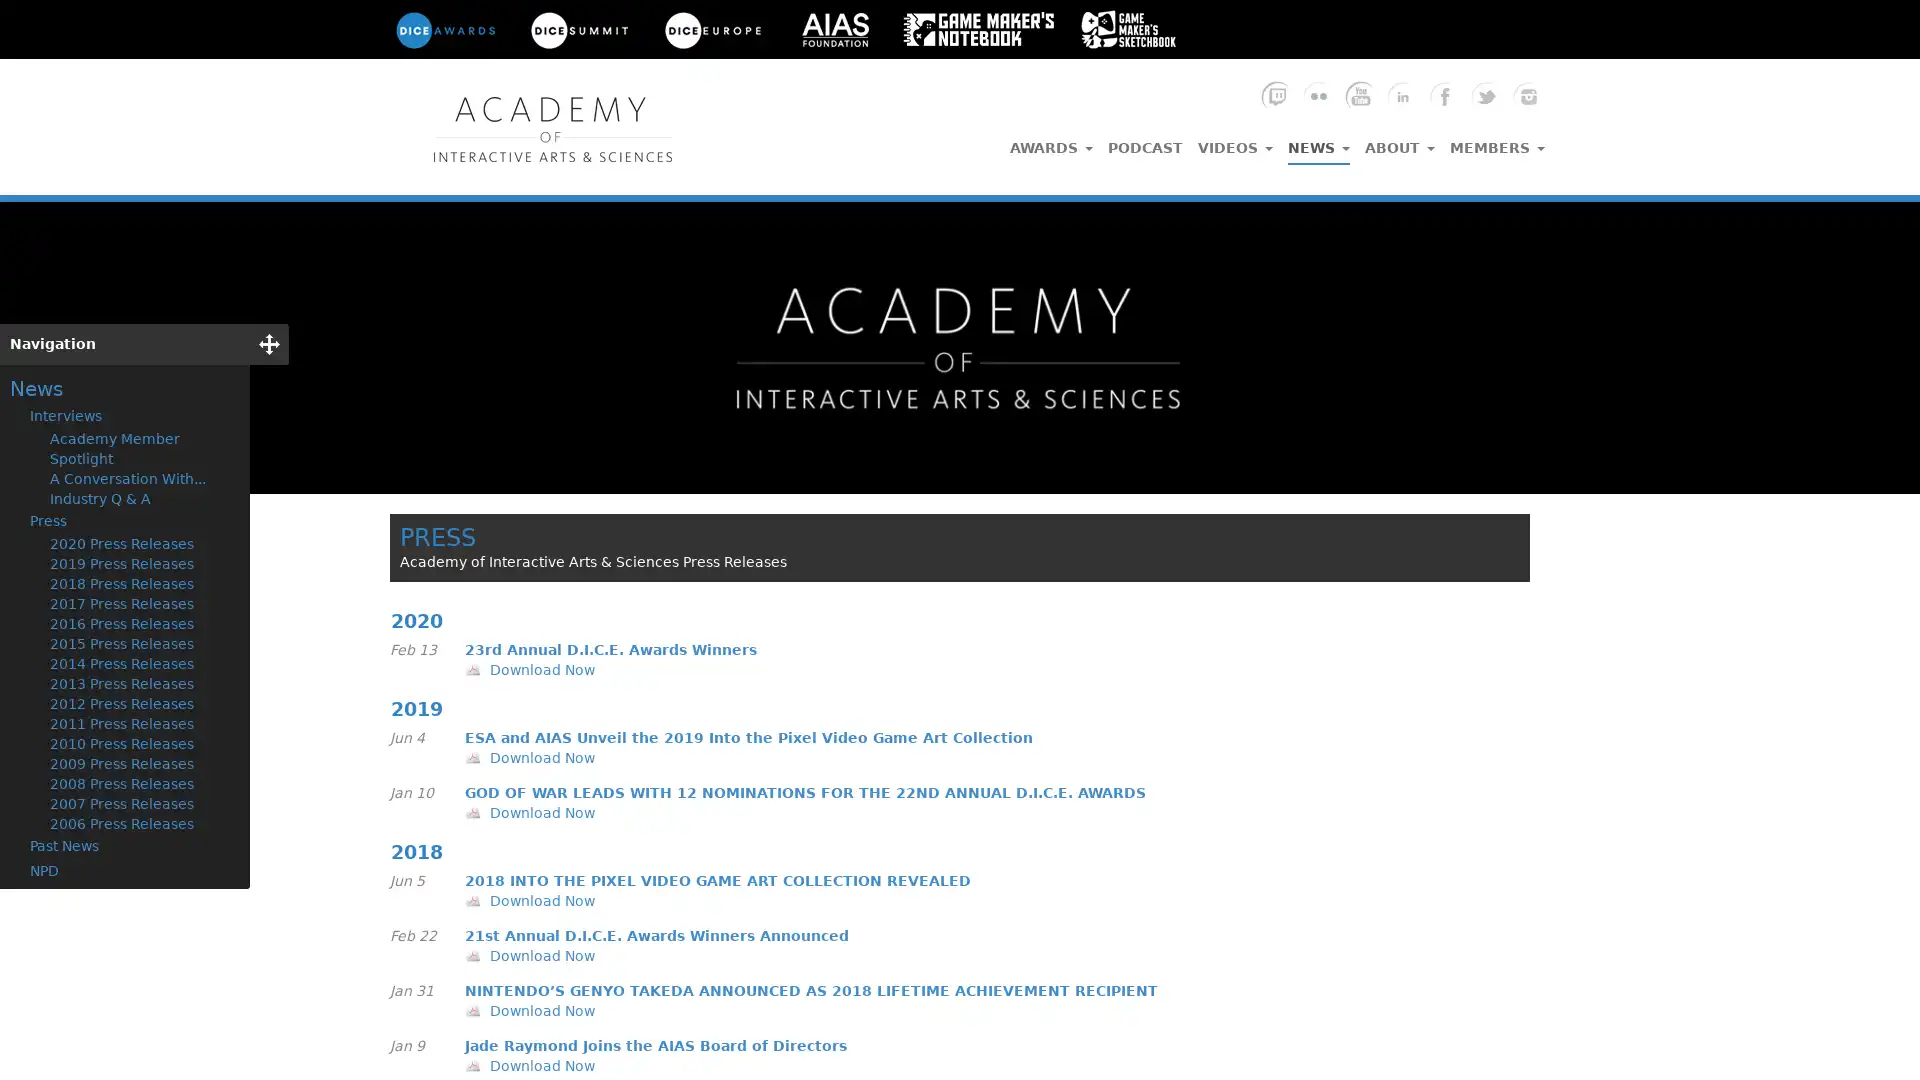  I want to click on VIDEOS, so click(1234, 141).